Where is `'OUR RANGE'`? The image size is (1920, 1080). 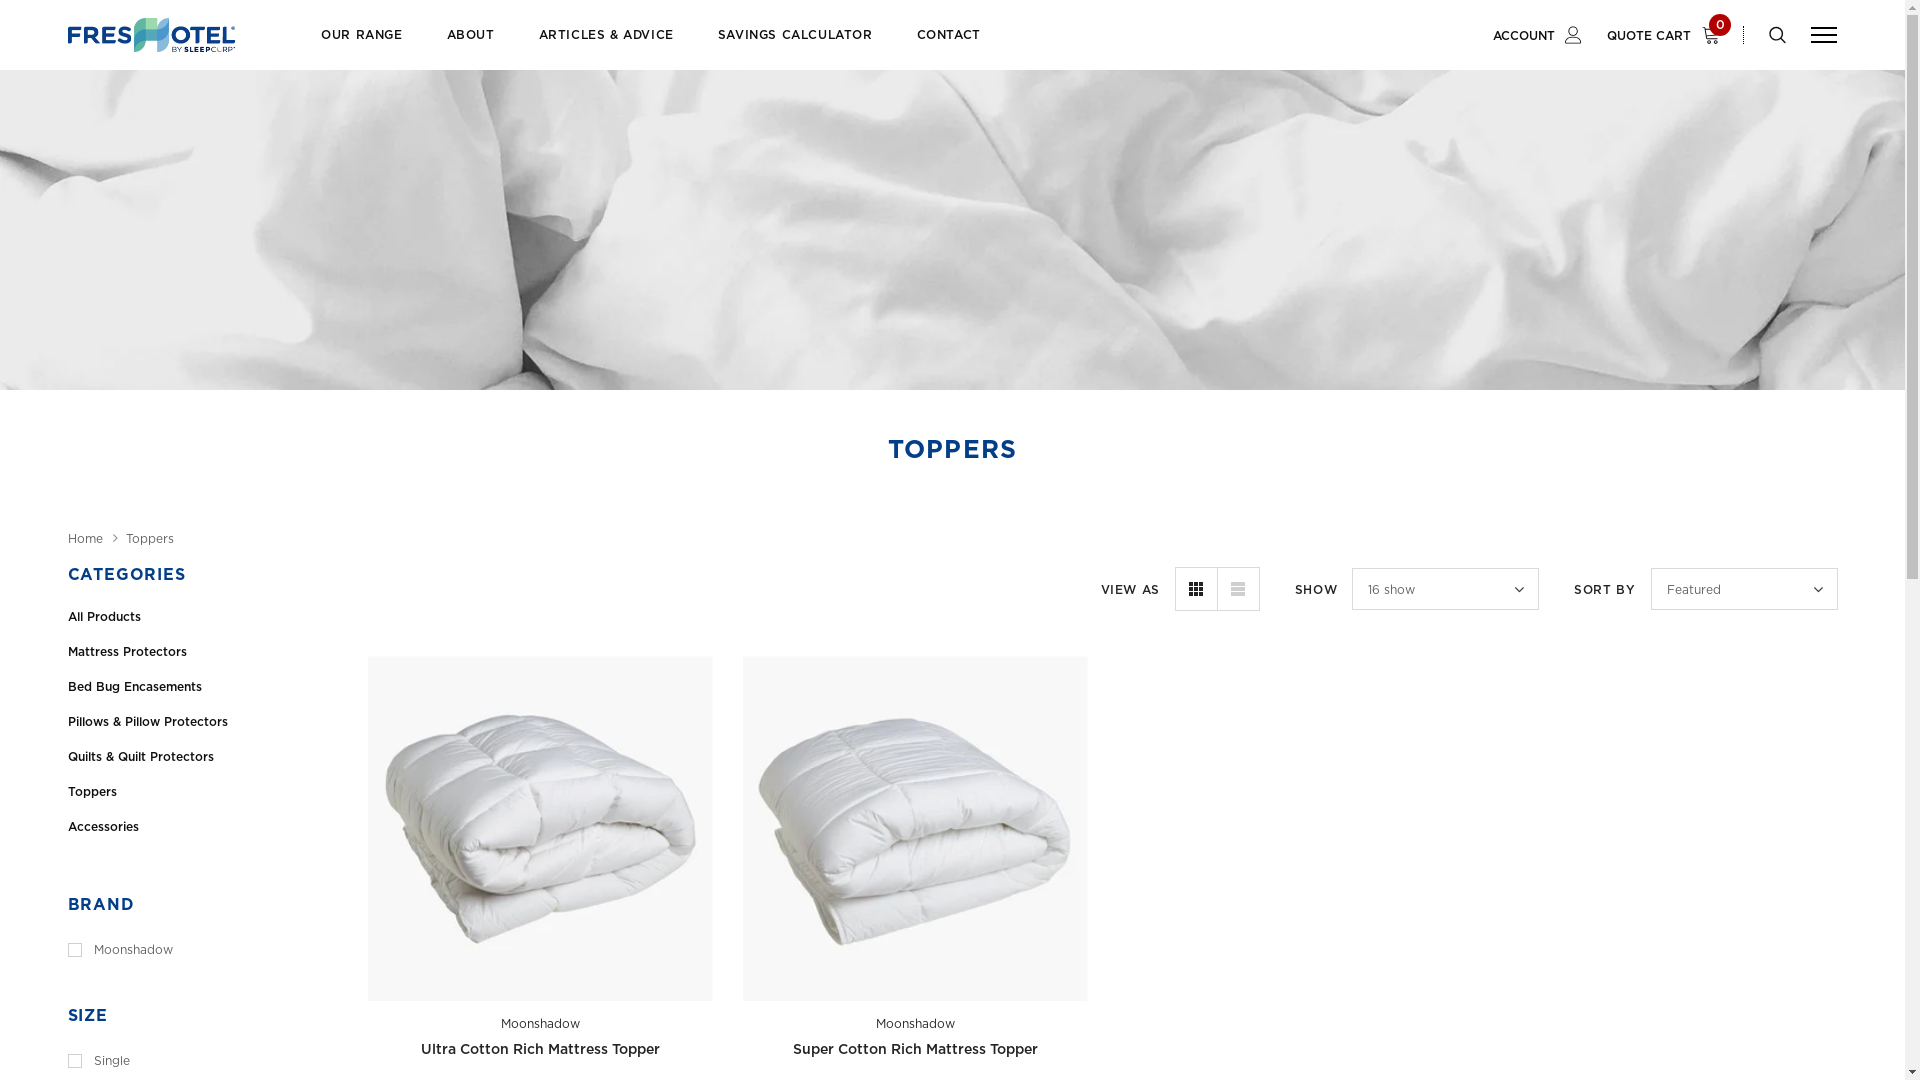 'OUR RANGE' is located at coordinates (361, 45).